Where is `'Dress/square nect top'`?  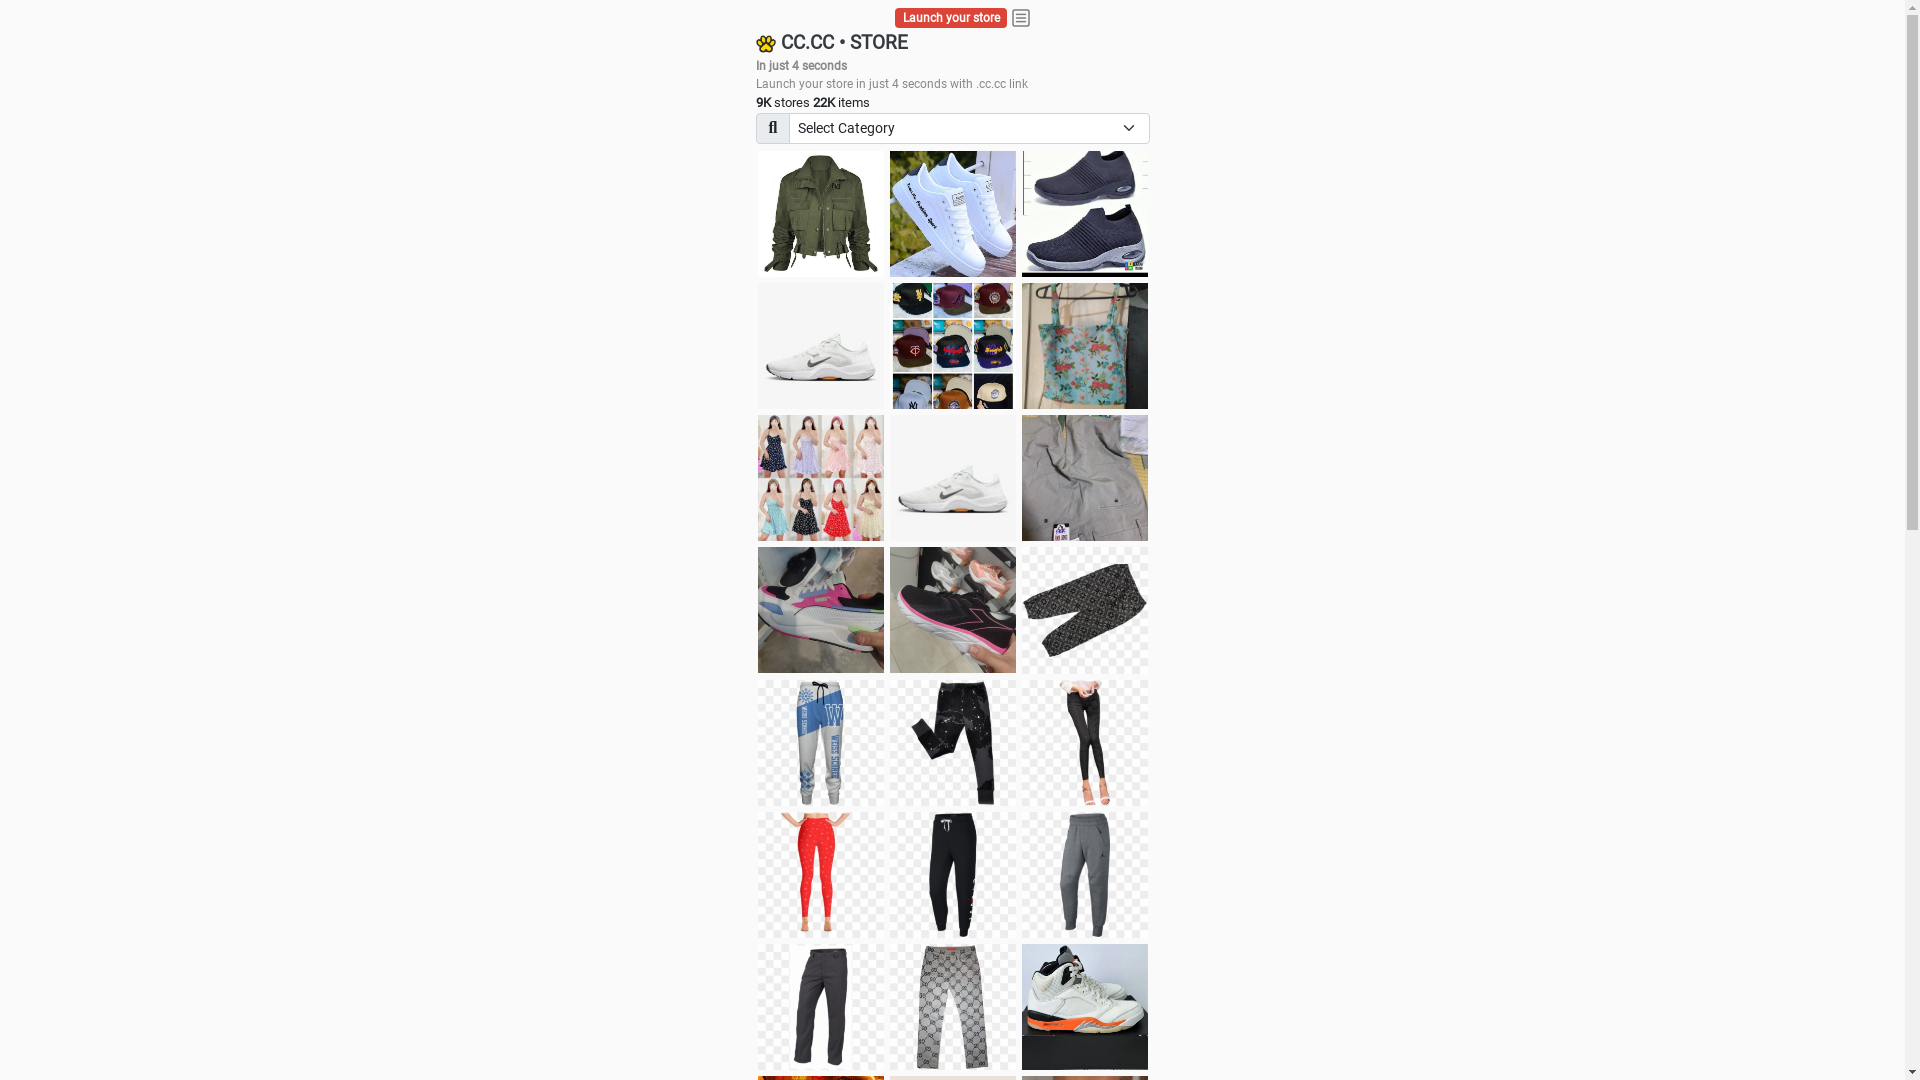
'Dress/square nect top' is located at coordinates (820, 478).